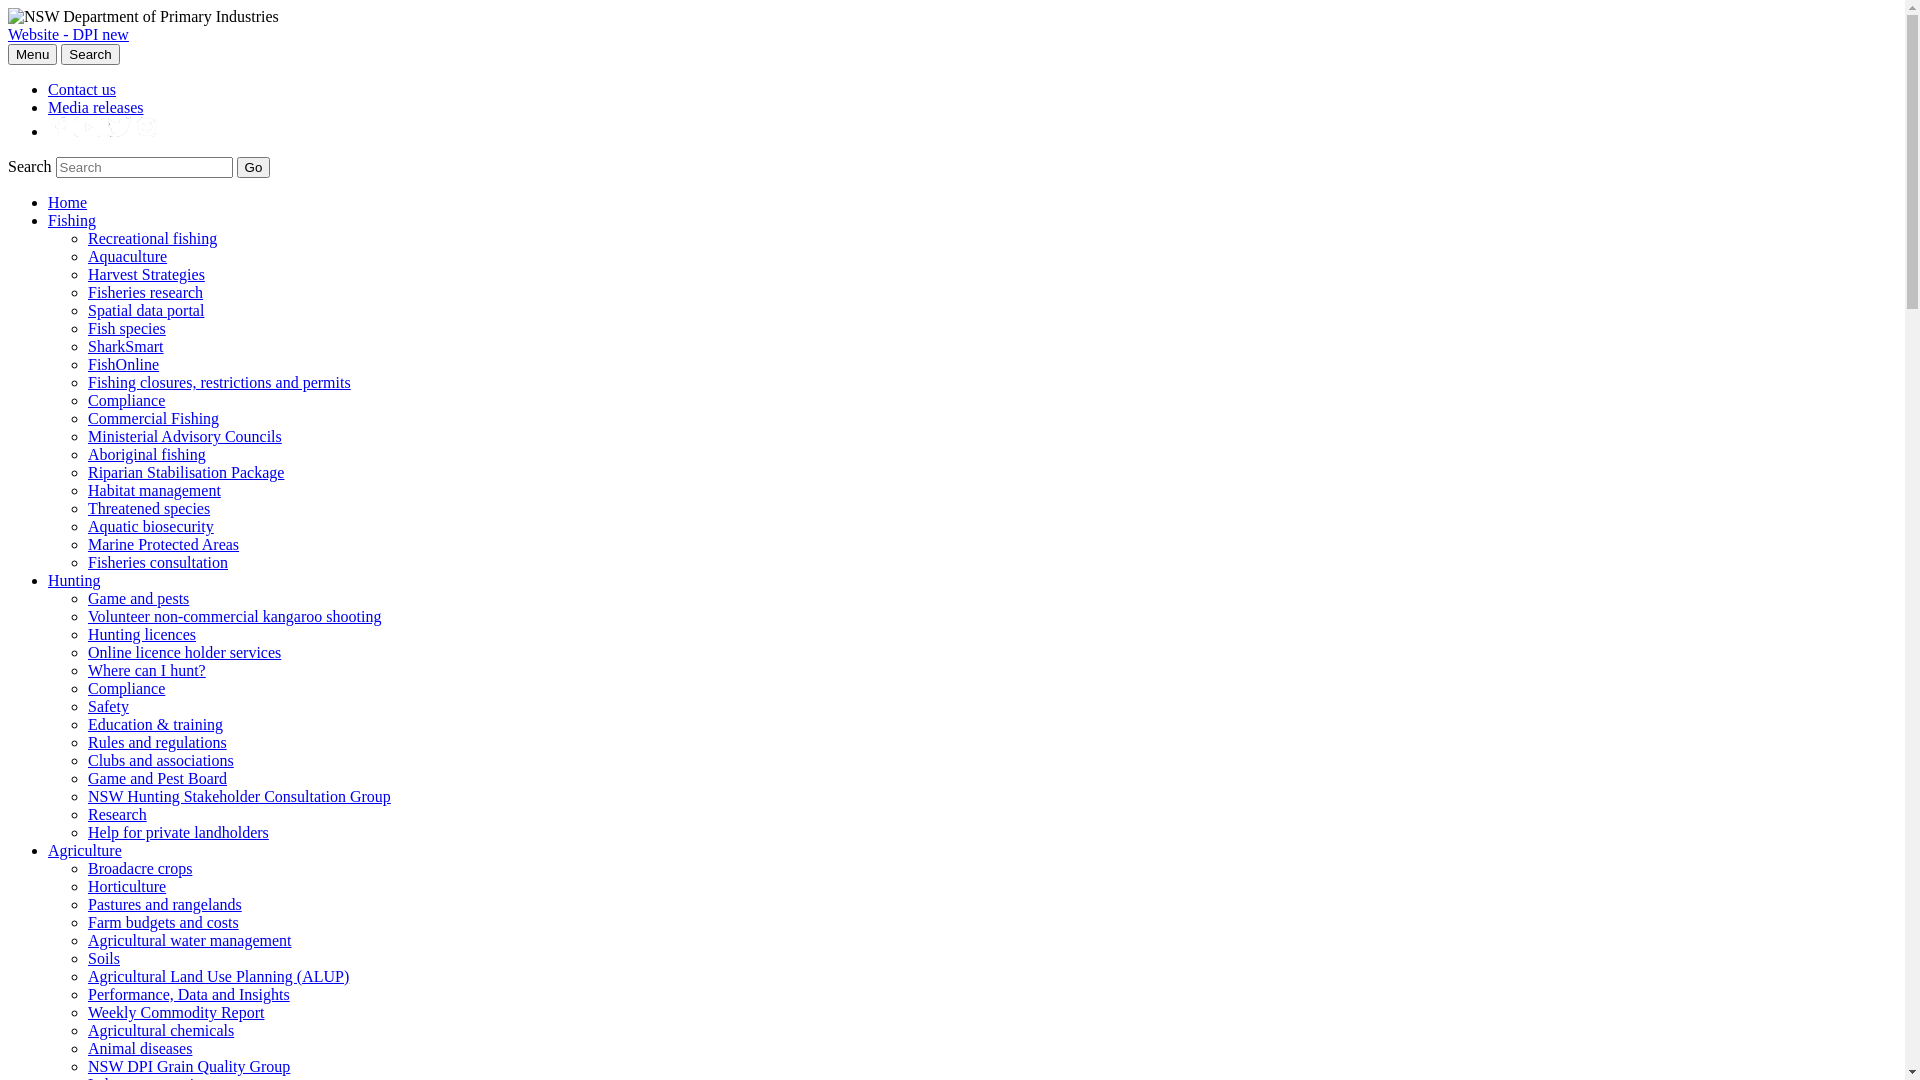 Image resolution: width=1920 pixels, height=1080 pixels. I want to click on 'Fishing', so click(72, 220).